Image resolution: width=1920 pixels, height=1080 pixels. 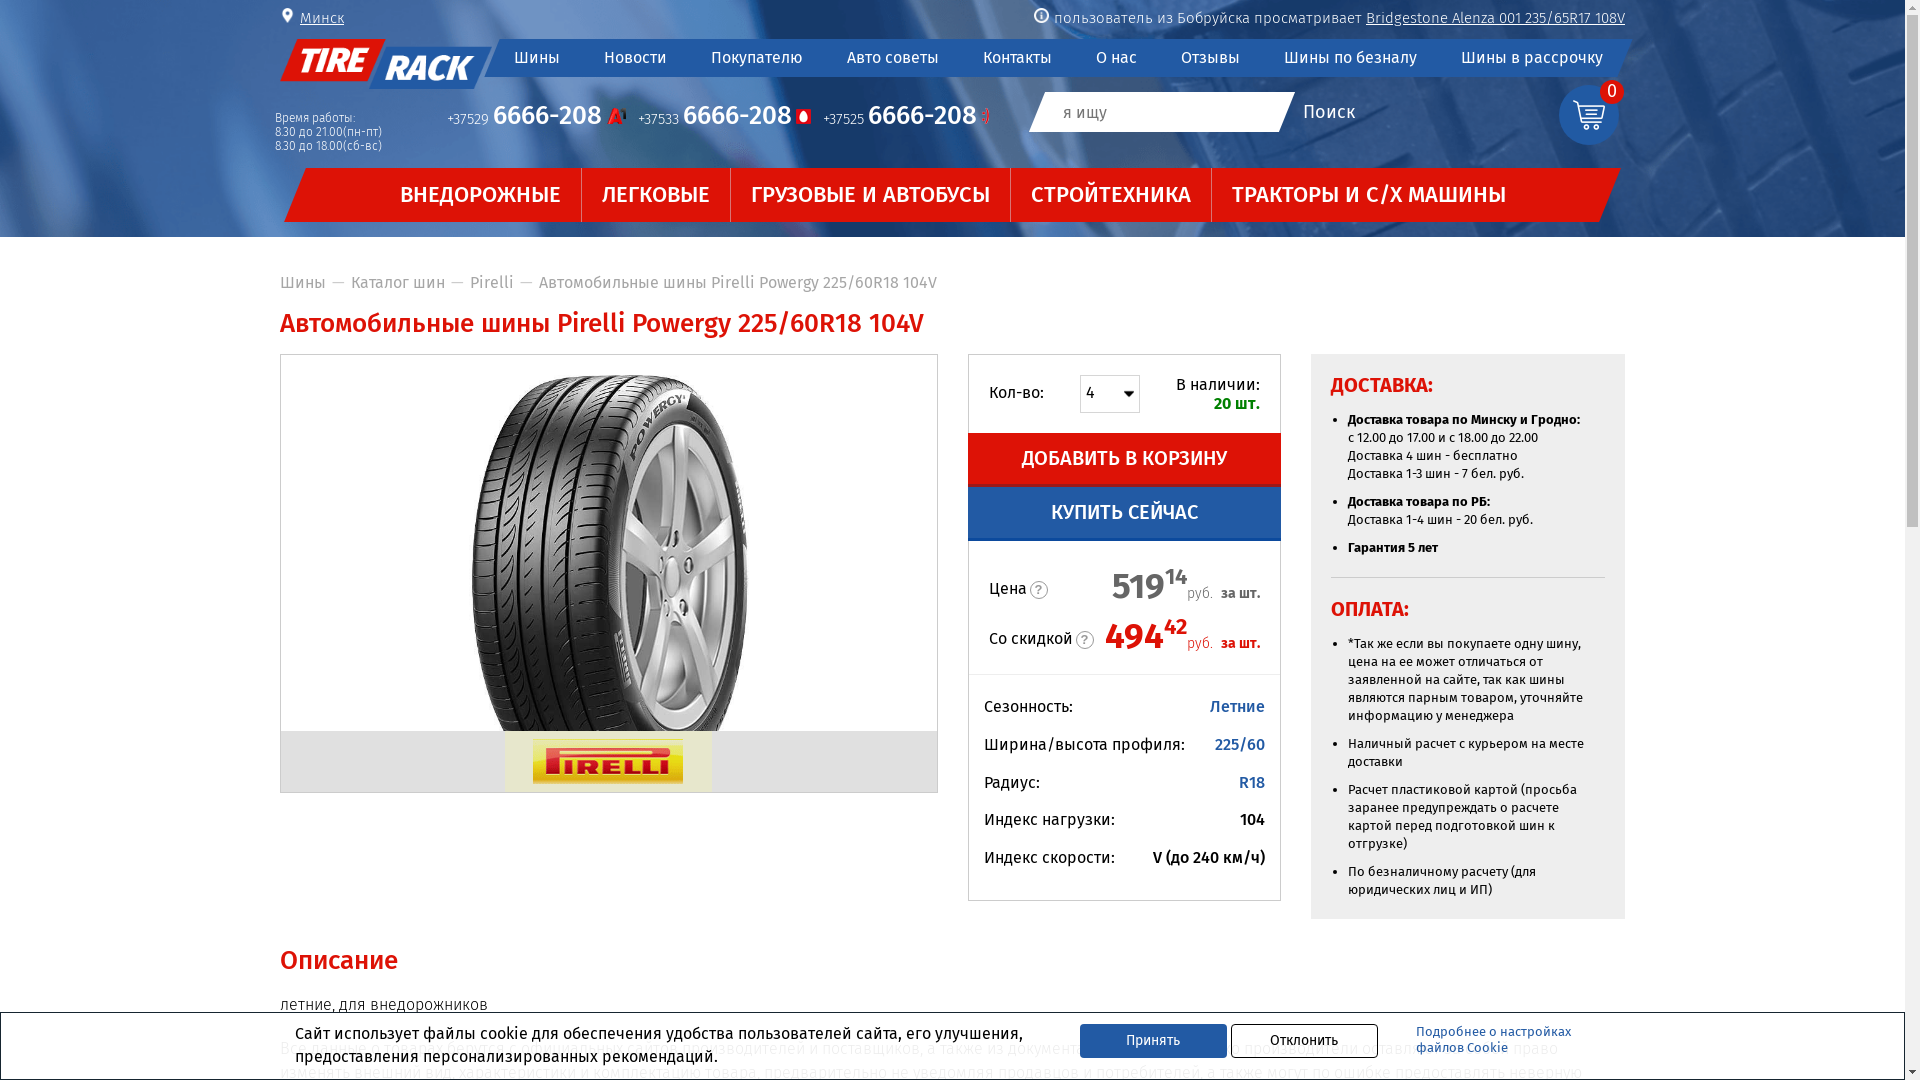 I want to click on 'Pirelli', so click(x=469, y=282).